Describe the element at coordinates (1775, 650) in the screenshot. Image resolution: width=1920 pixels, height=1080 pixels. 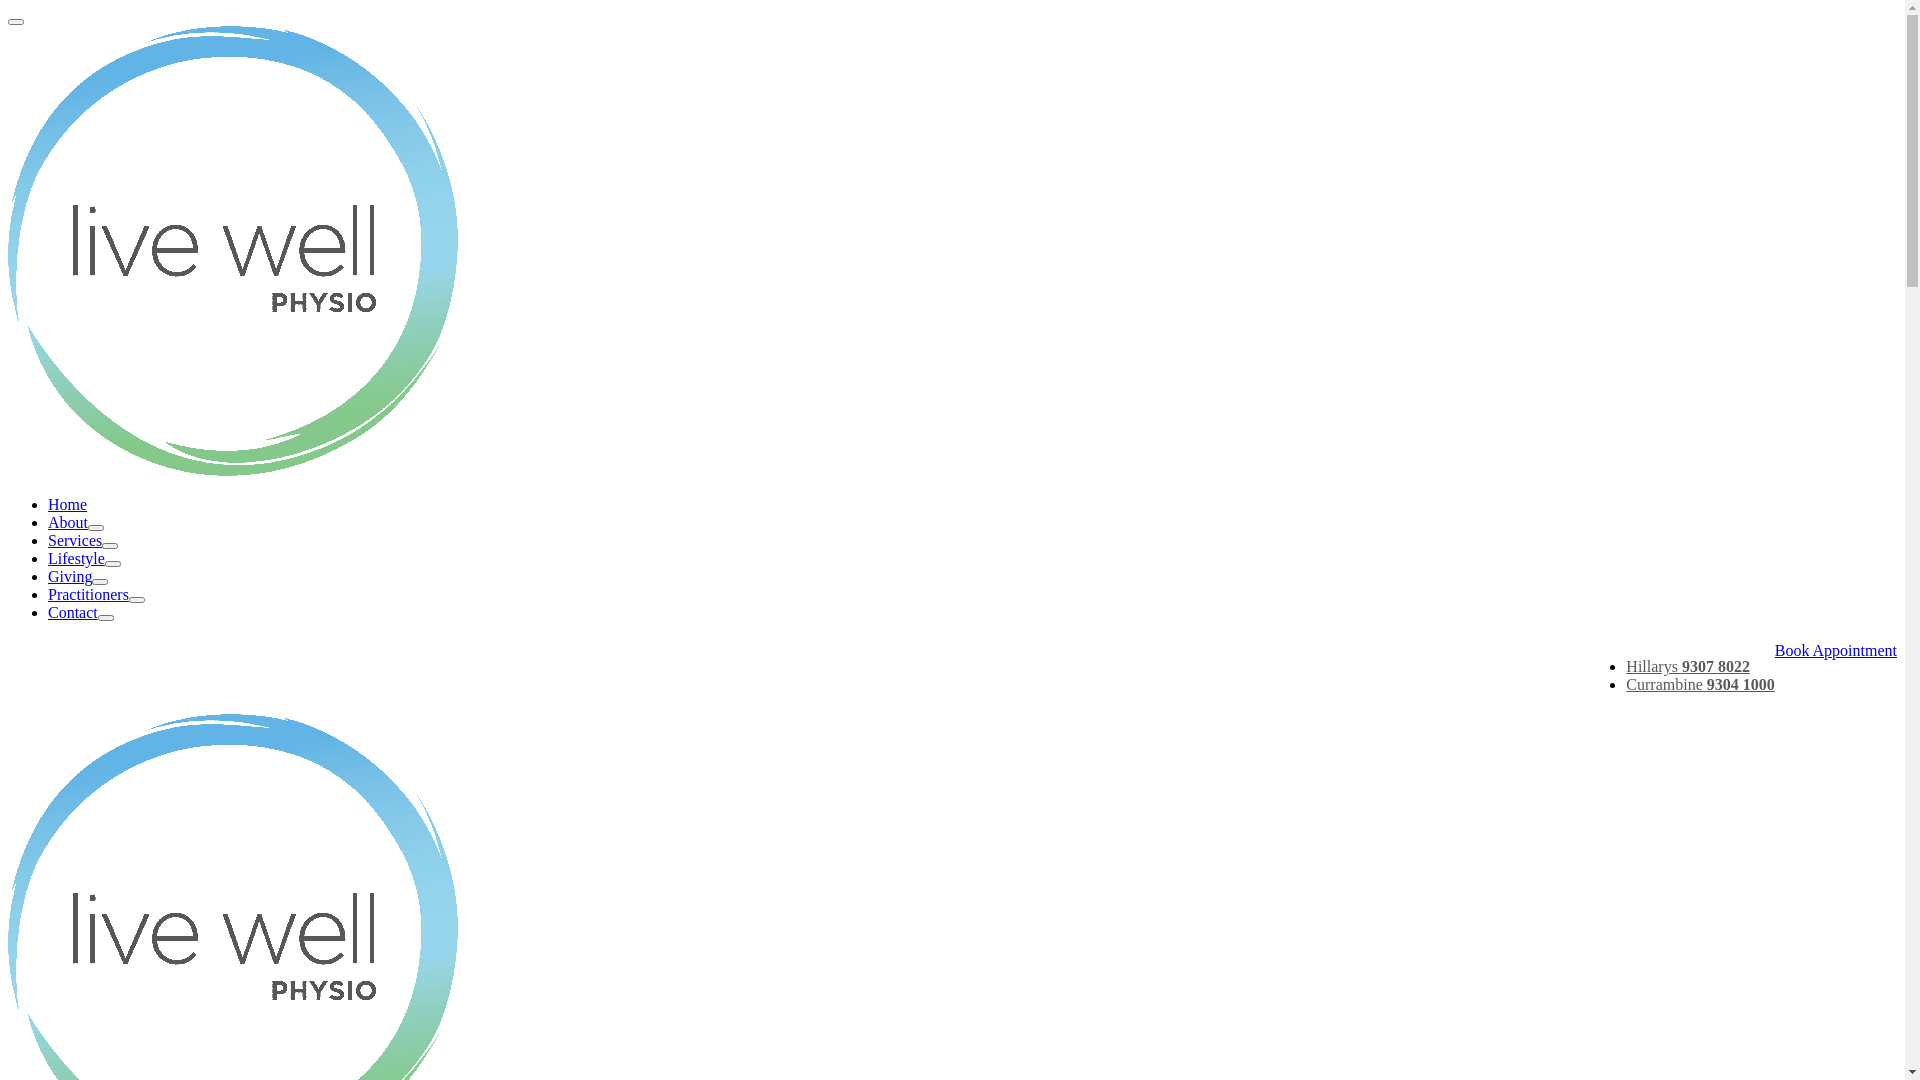
I see `'Book Appointment'` at that location.